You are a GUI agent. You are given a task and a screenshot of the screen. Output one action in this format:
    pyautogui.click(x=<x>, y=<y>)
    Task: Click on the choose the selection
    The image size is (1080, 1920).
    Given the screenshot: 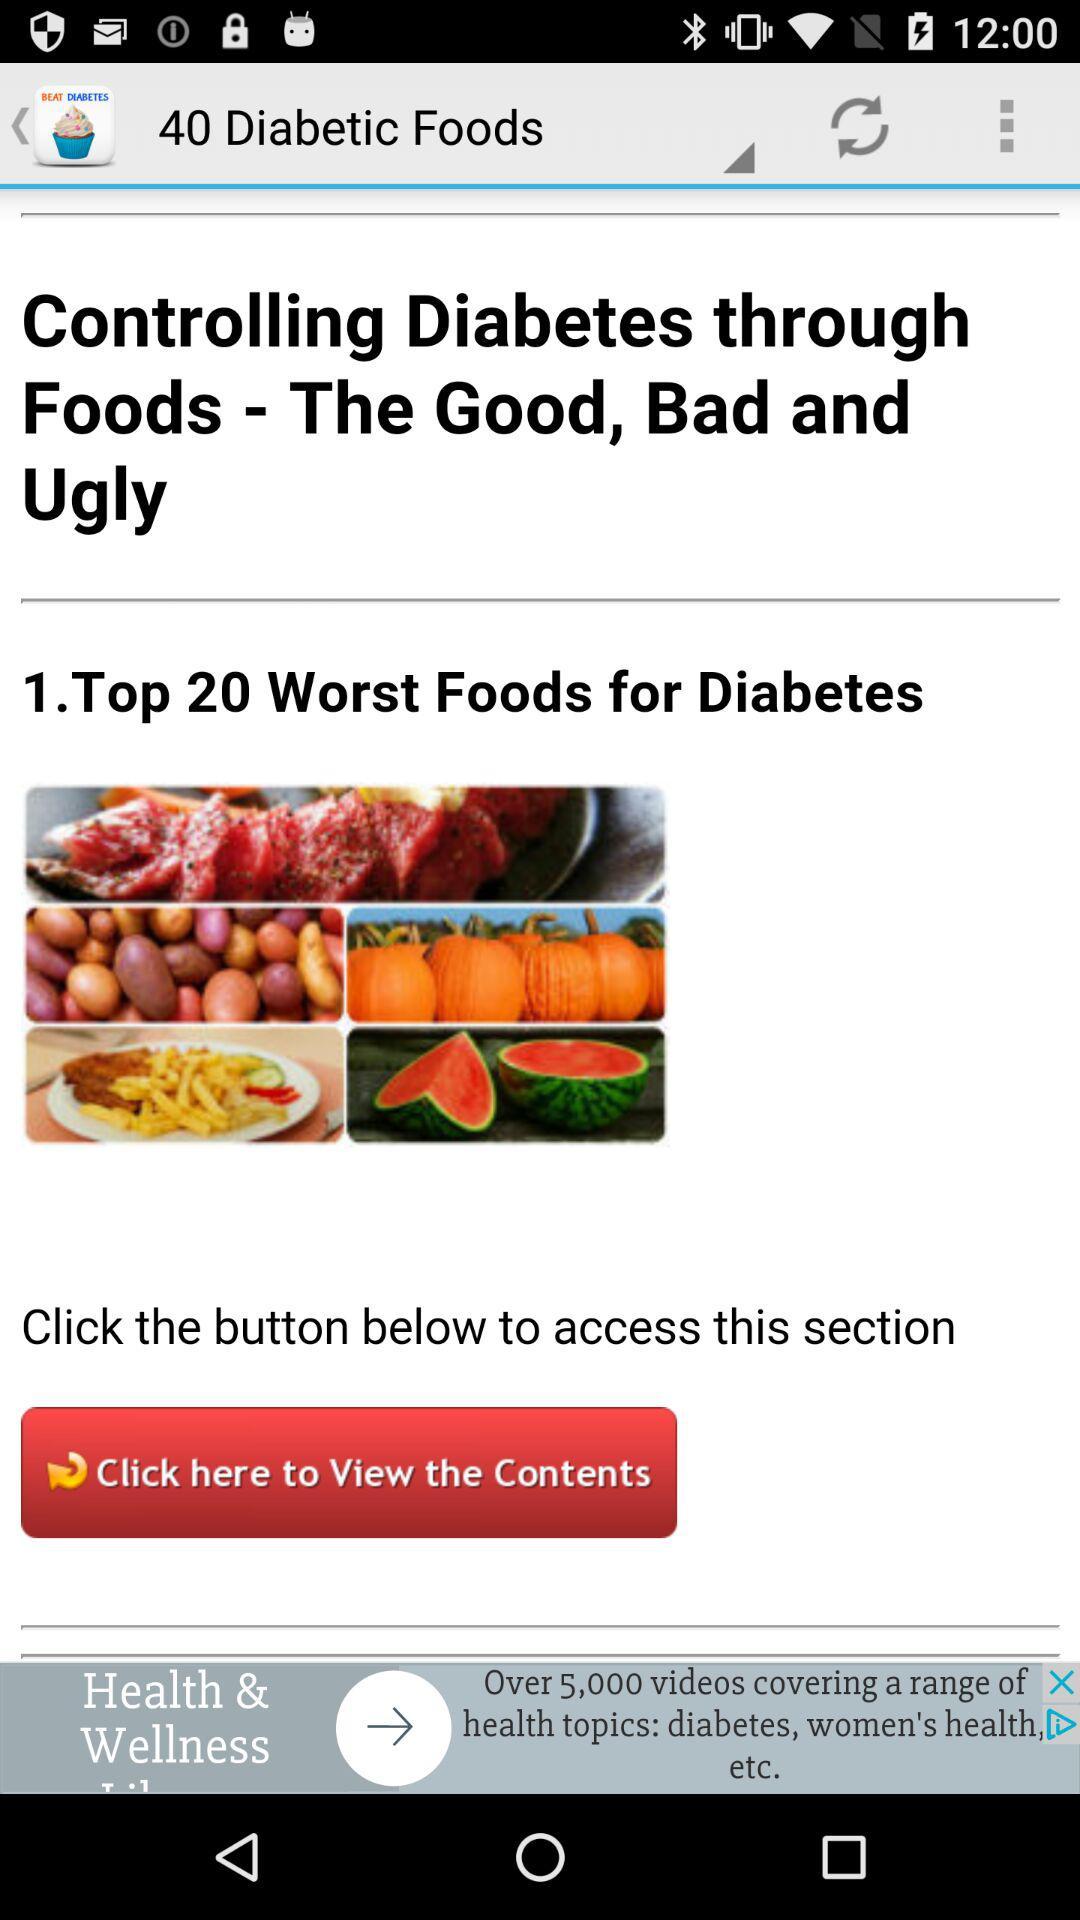 What is the action you would take?
    pyautogui.click(x=540, y=924)
    